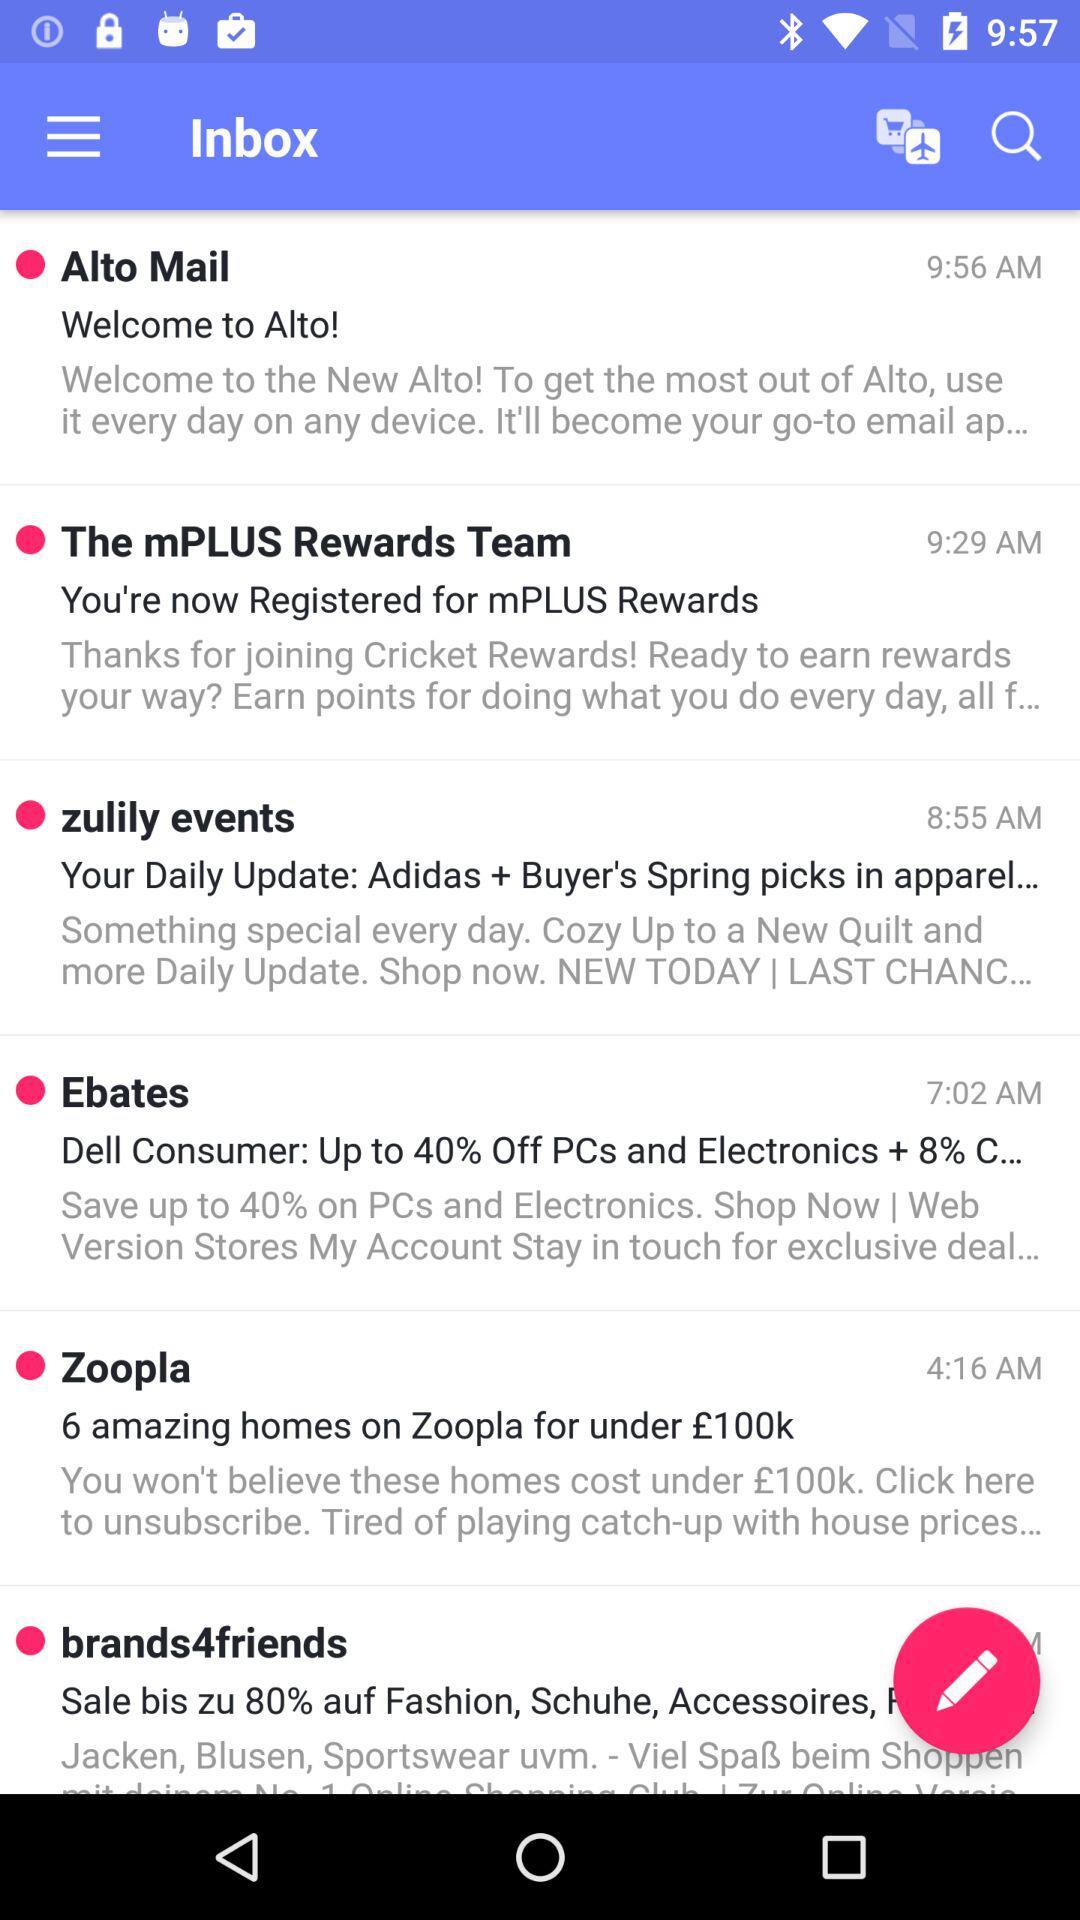 The width and height of the screenshot is (1080, 1920). What do you see at coordinates (965, 1680) in the screenshot?
I see `the edit icon` at bounding box center [965, 1680].